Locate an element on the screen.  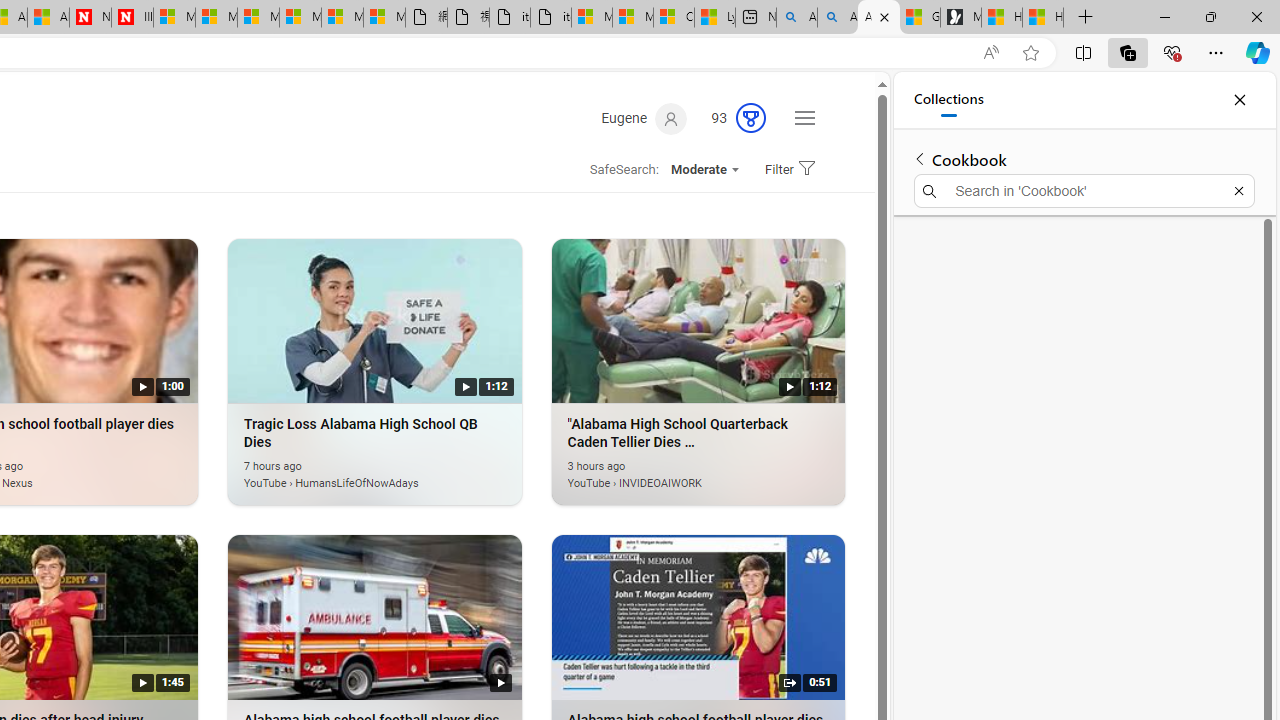
'AutomationID: rh_meter' is located at coordinates (749, 118).